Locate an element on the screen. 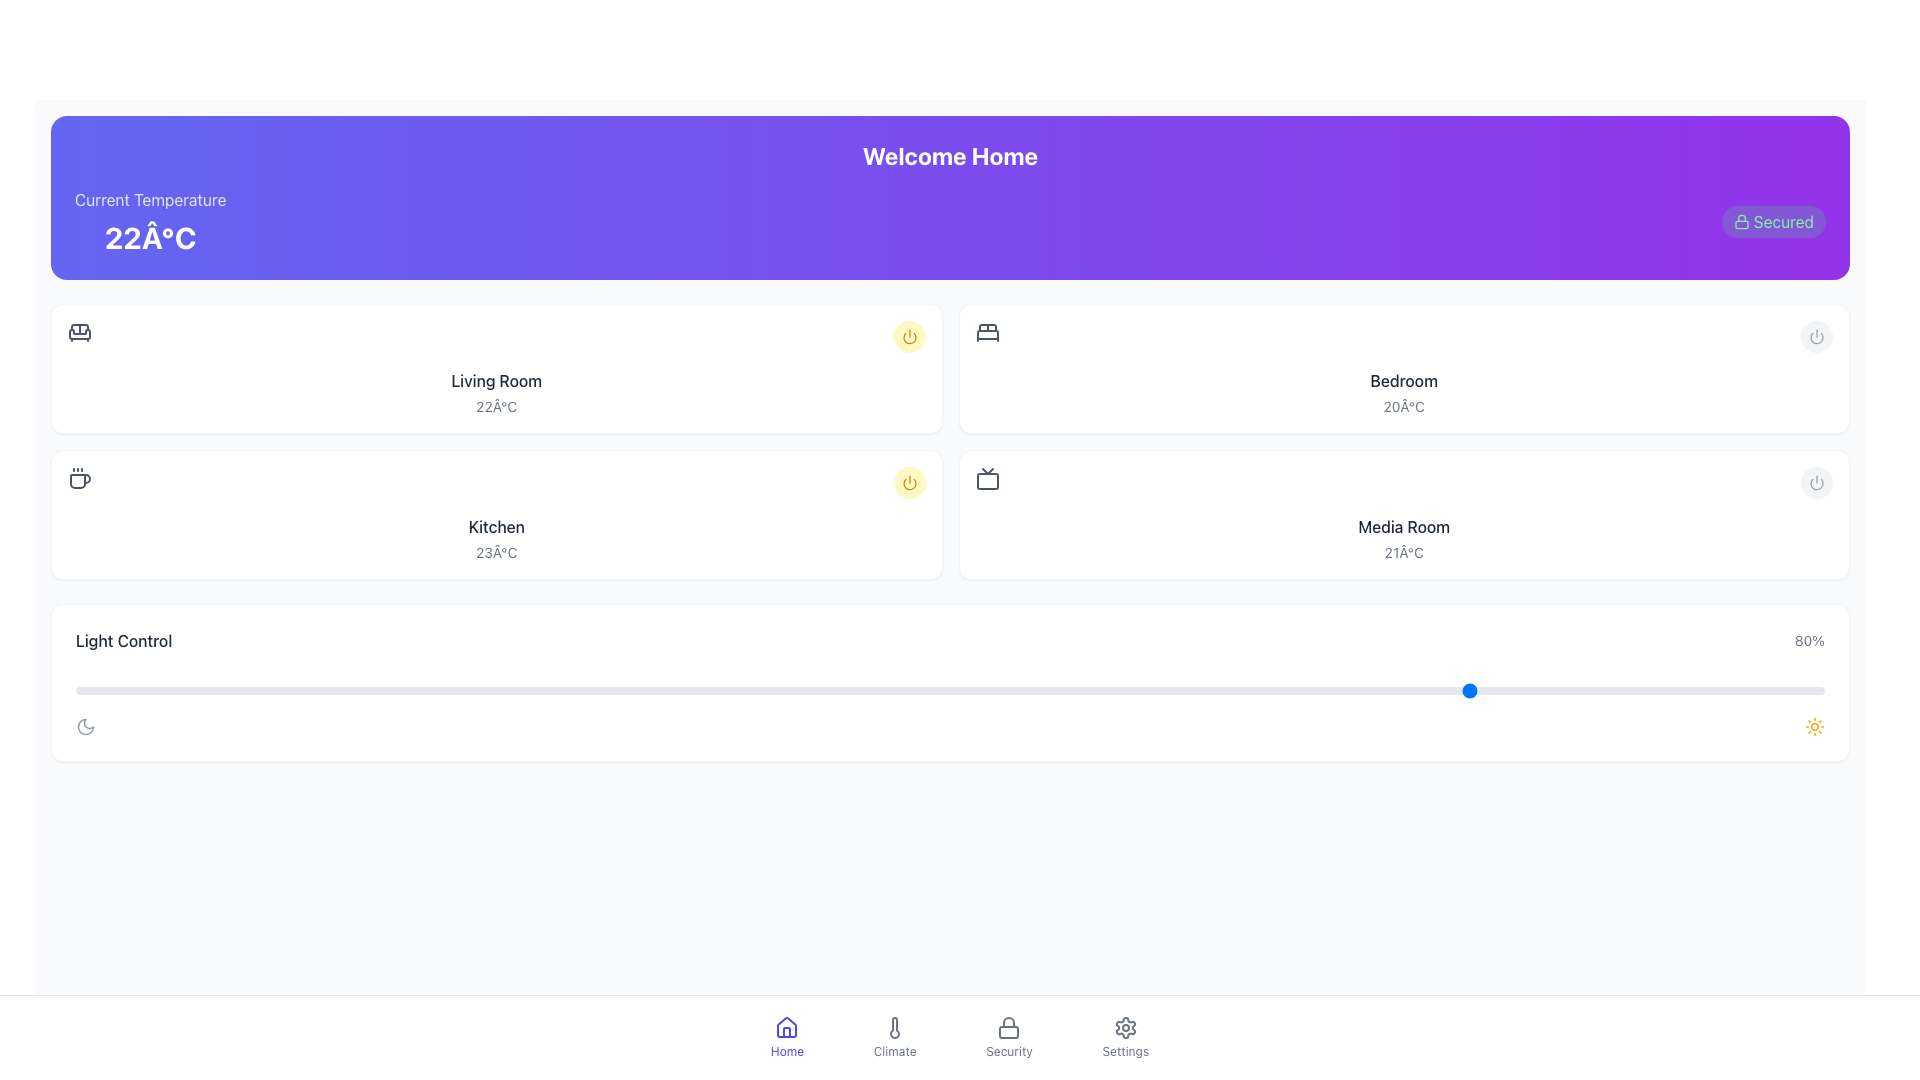 The height and width of the screenshot is (1080, 1920). the static display header indicating 'Light Control' functionality with current intensity level '80%', located above the slider component in the white card section is located at coordinates (949, 640).